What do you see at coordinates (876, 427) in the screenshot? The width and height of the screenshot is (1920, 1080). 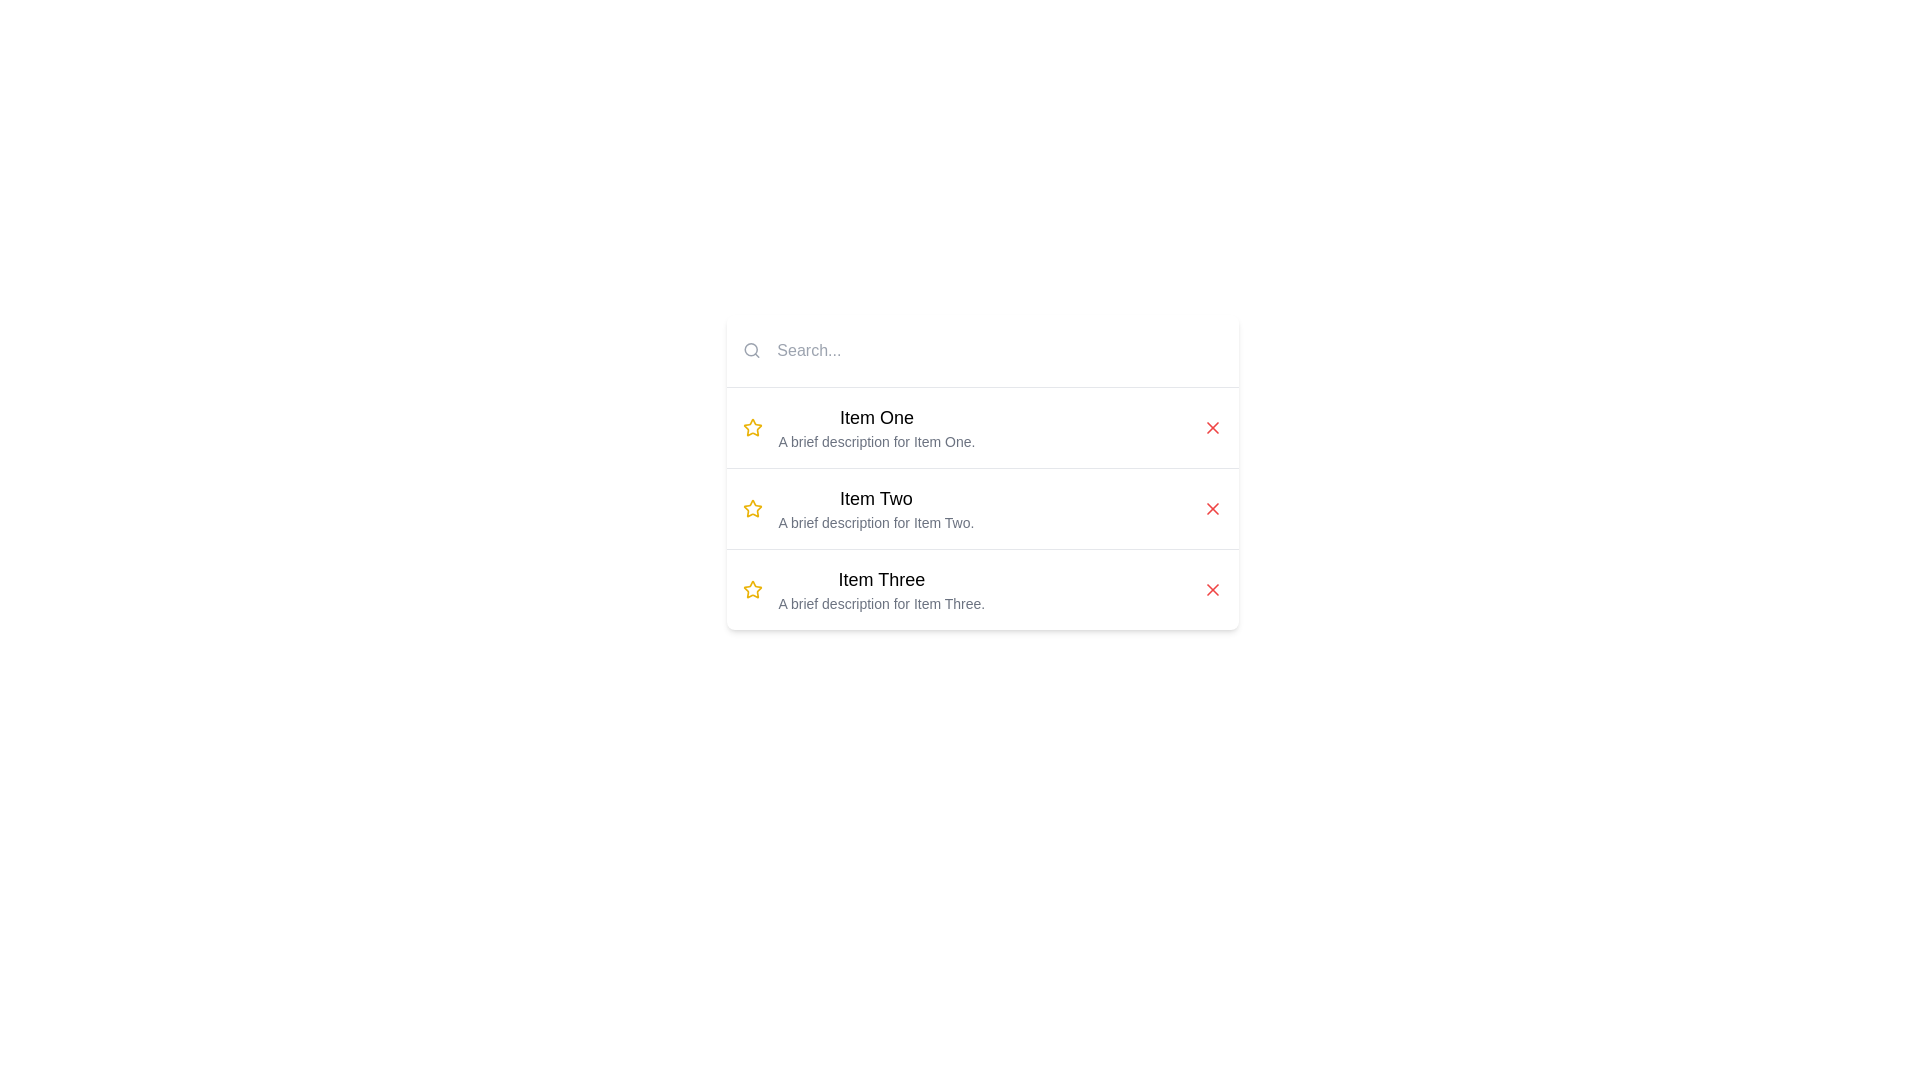 I see `the first list item titled 'Item One'` at bounding box center [876, 427].